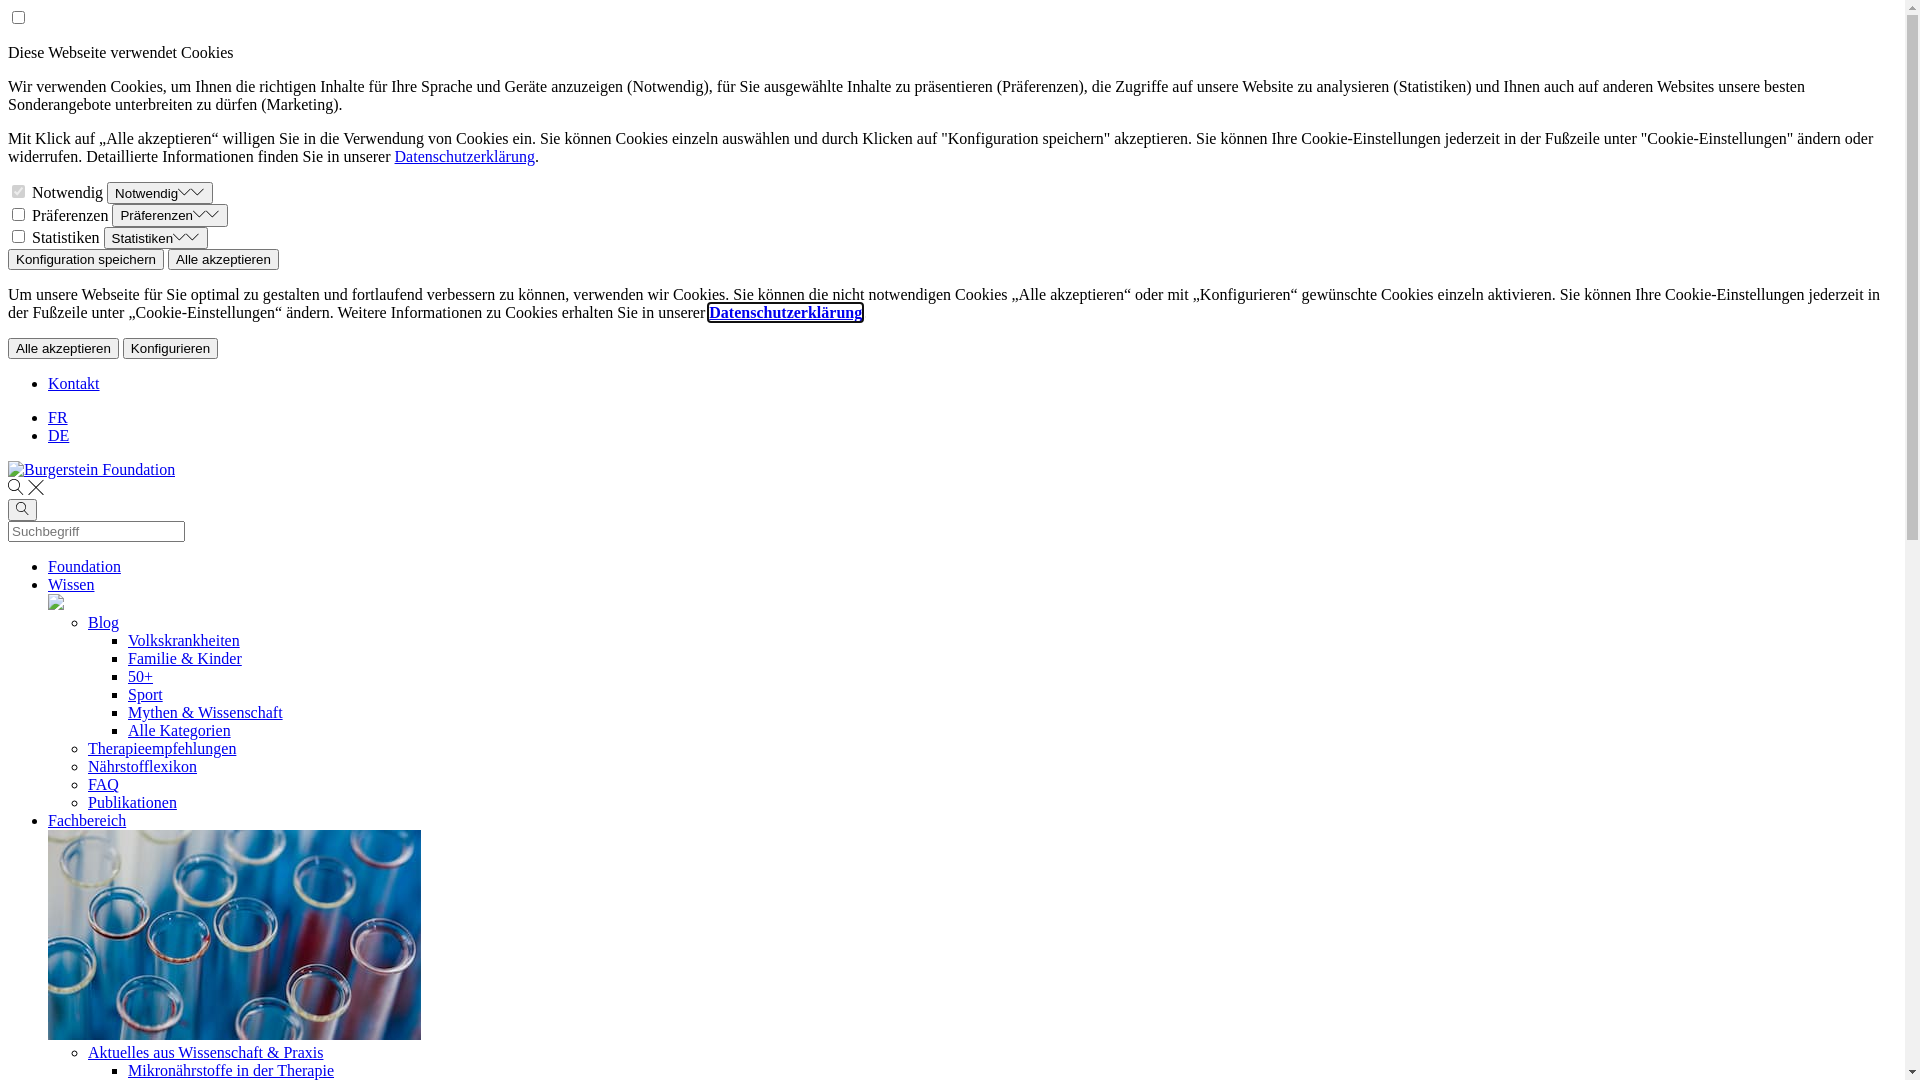 The height and width of the screenshot is (1080, 1920). What do you see at coordinates (122, 347) in the screenshot?
I see `'Konfigurieren'` at bounding box center [122, 347].